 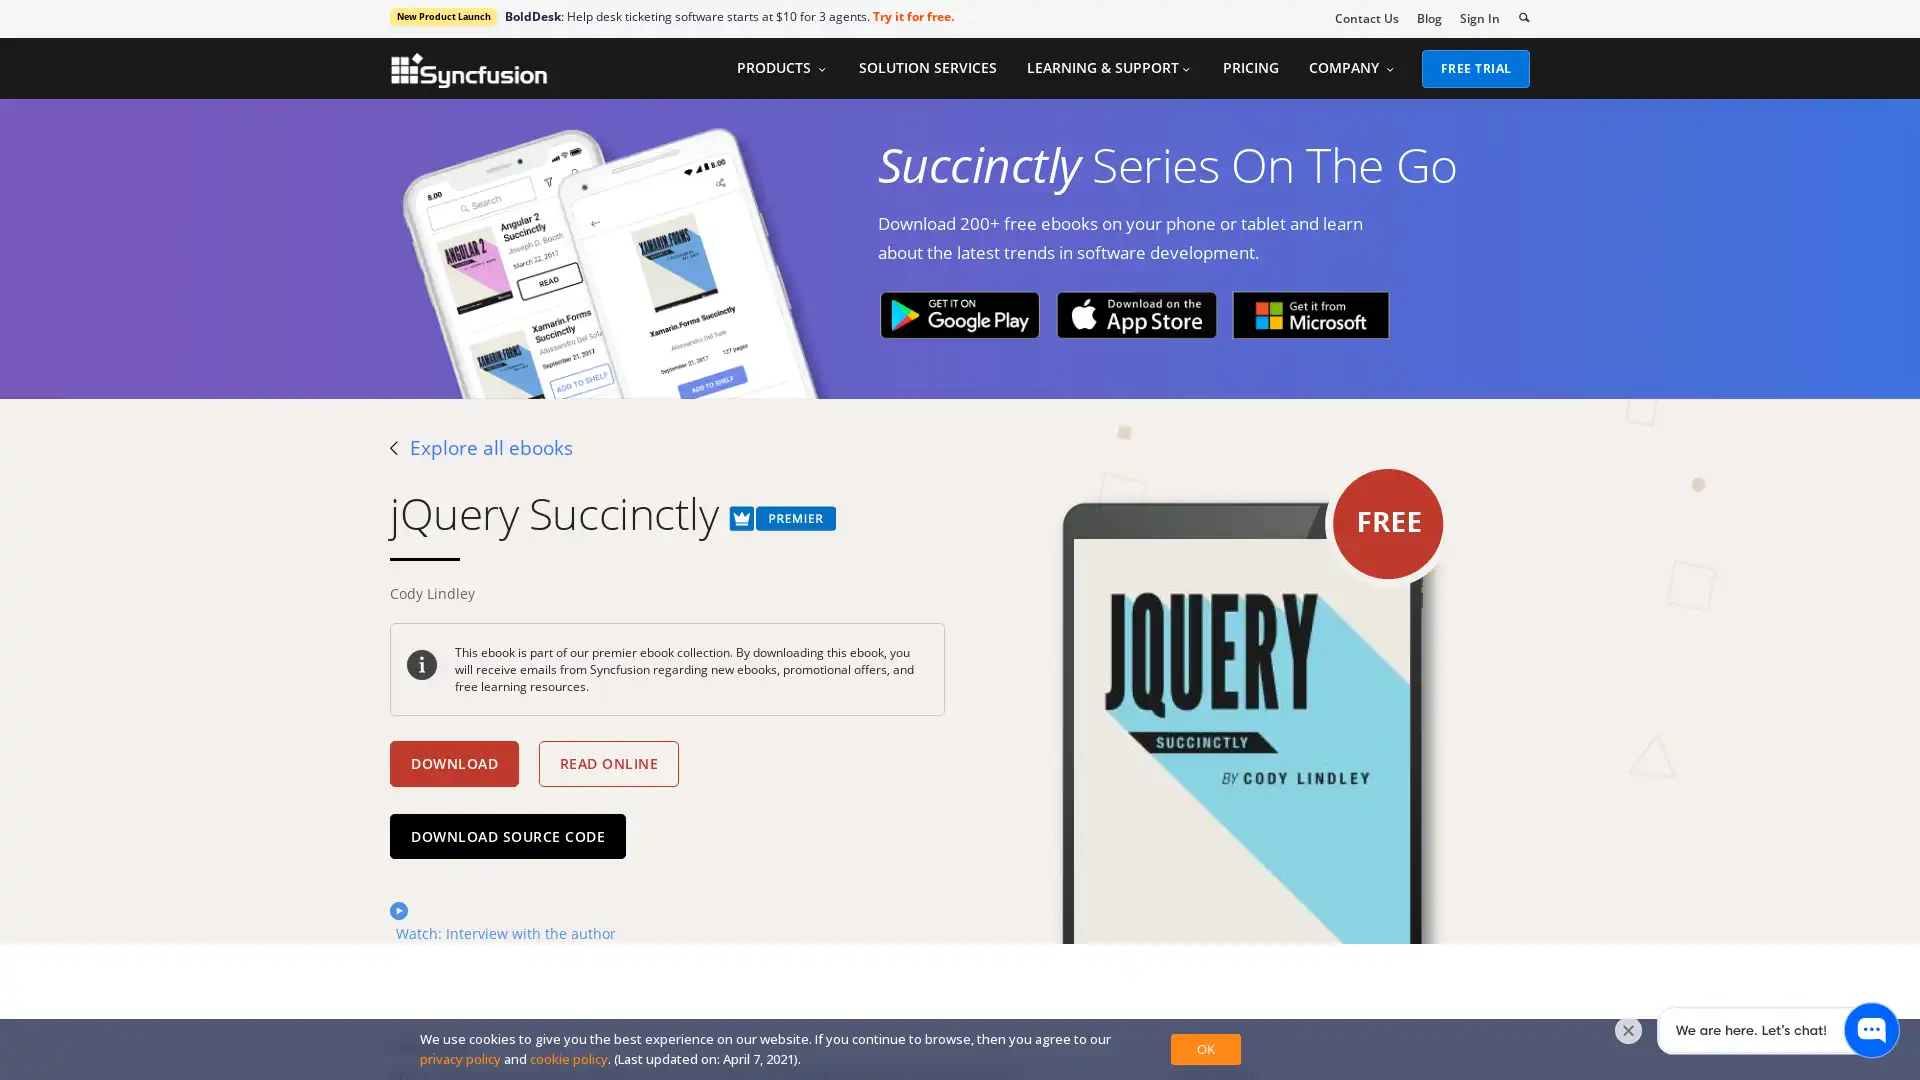 I want to click on READ ONLINE, so click(x=607, y=763).